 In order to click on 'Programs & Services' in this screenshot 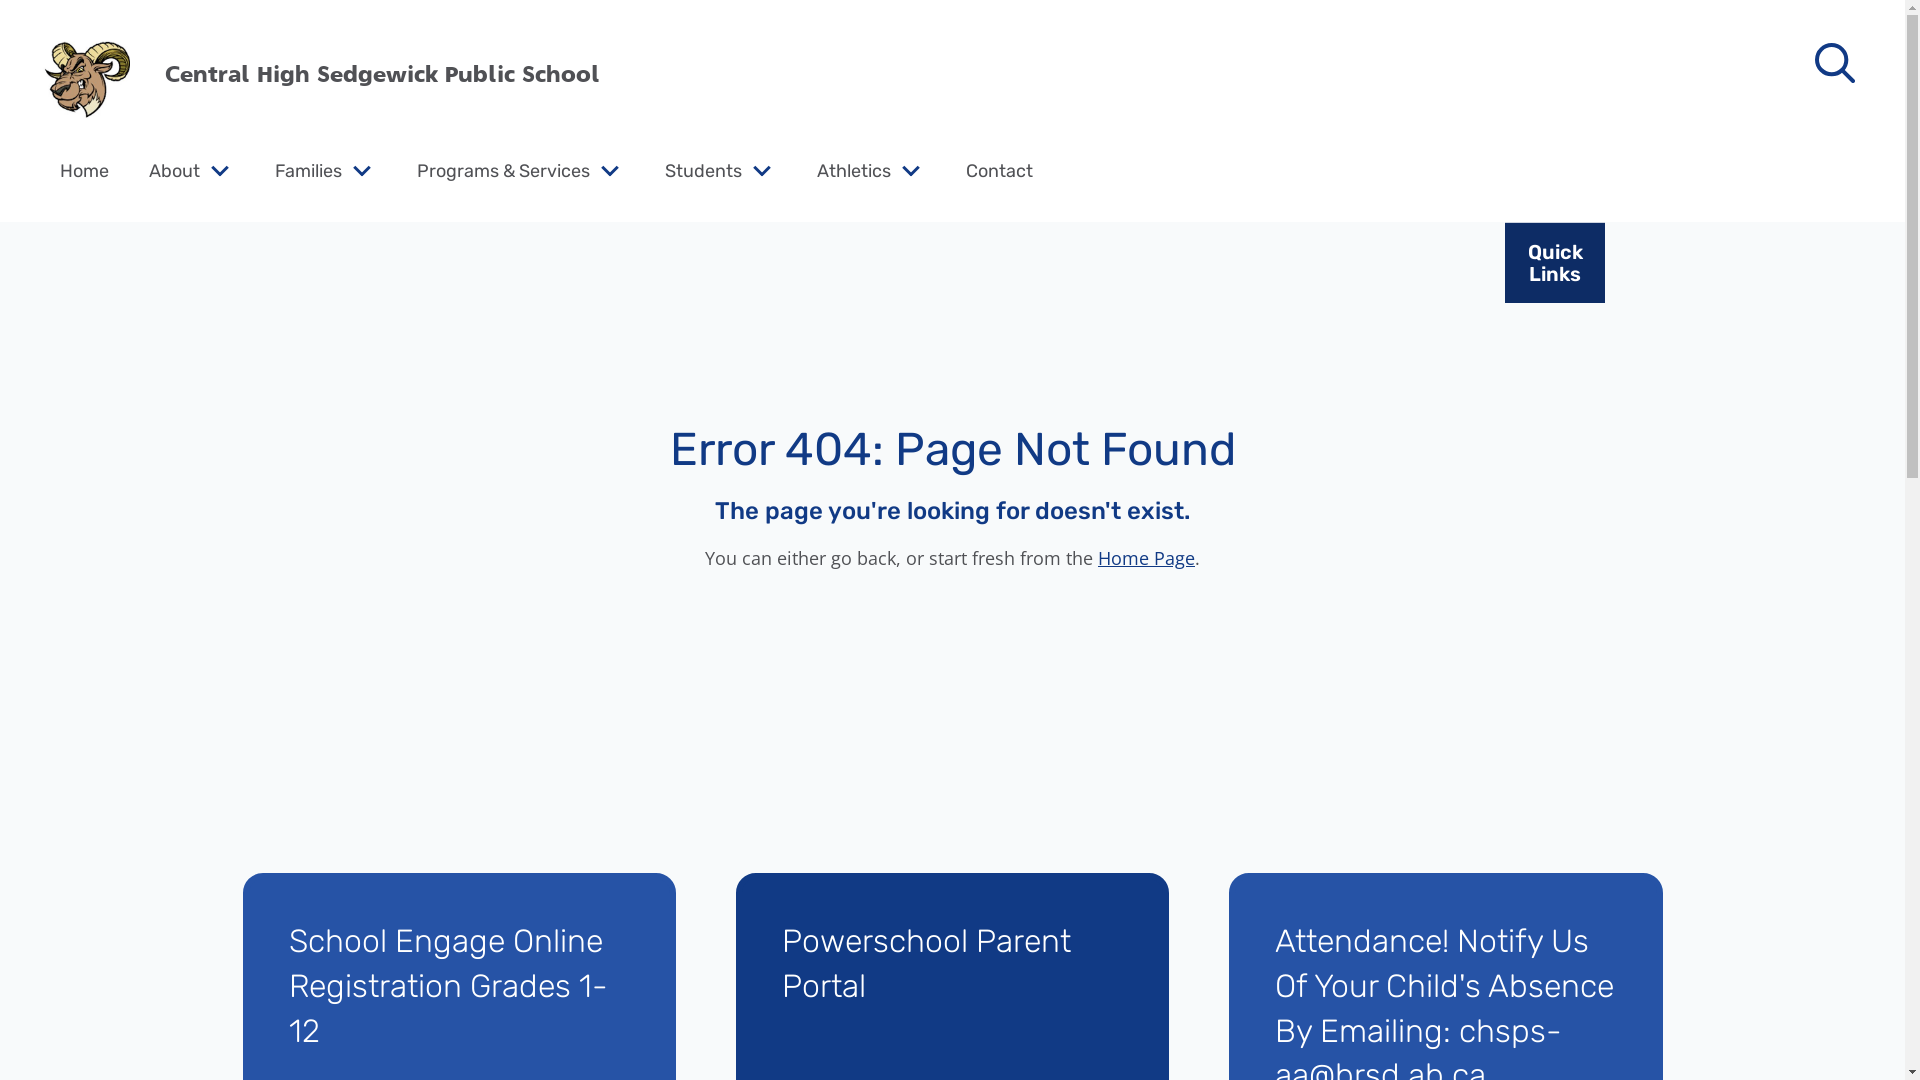, I will do `click(503, 169)`.